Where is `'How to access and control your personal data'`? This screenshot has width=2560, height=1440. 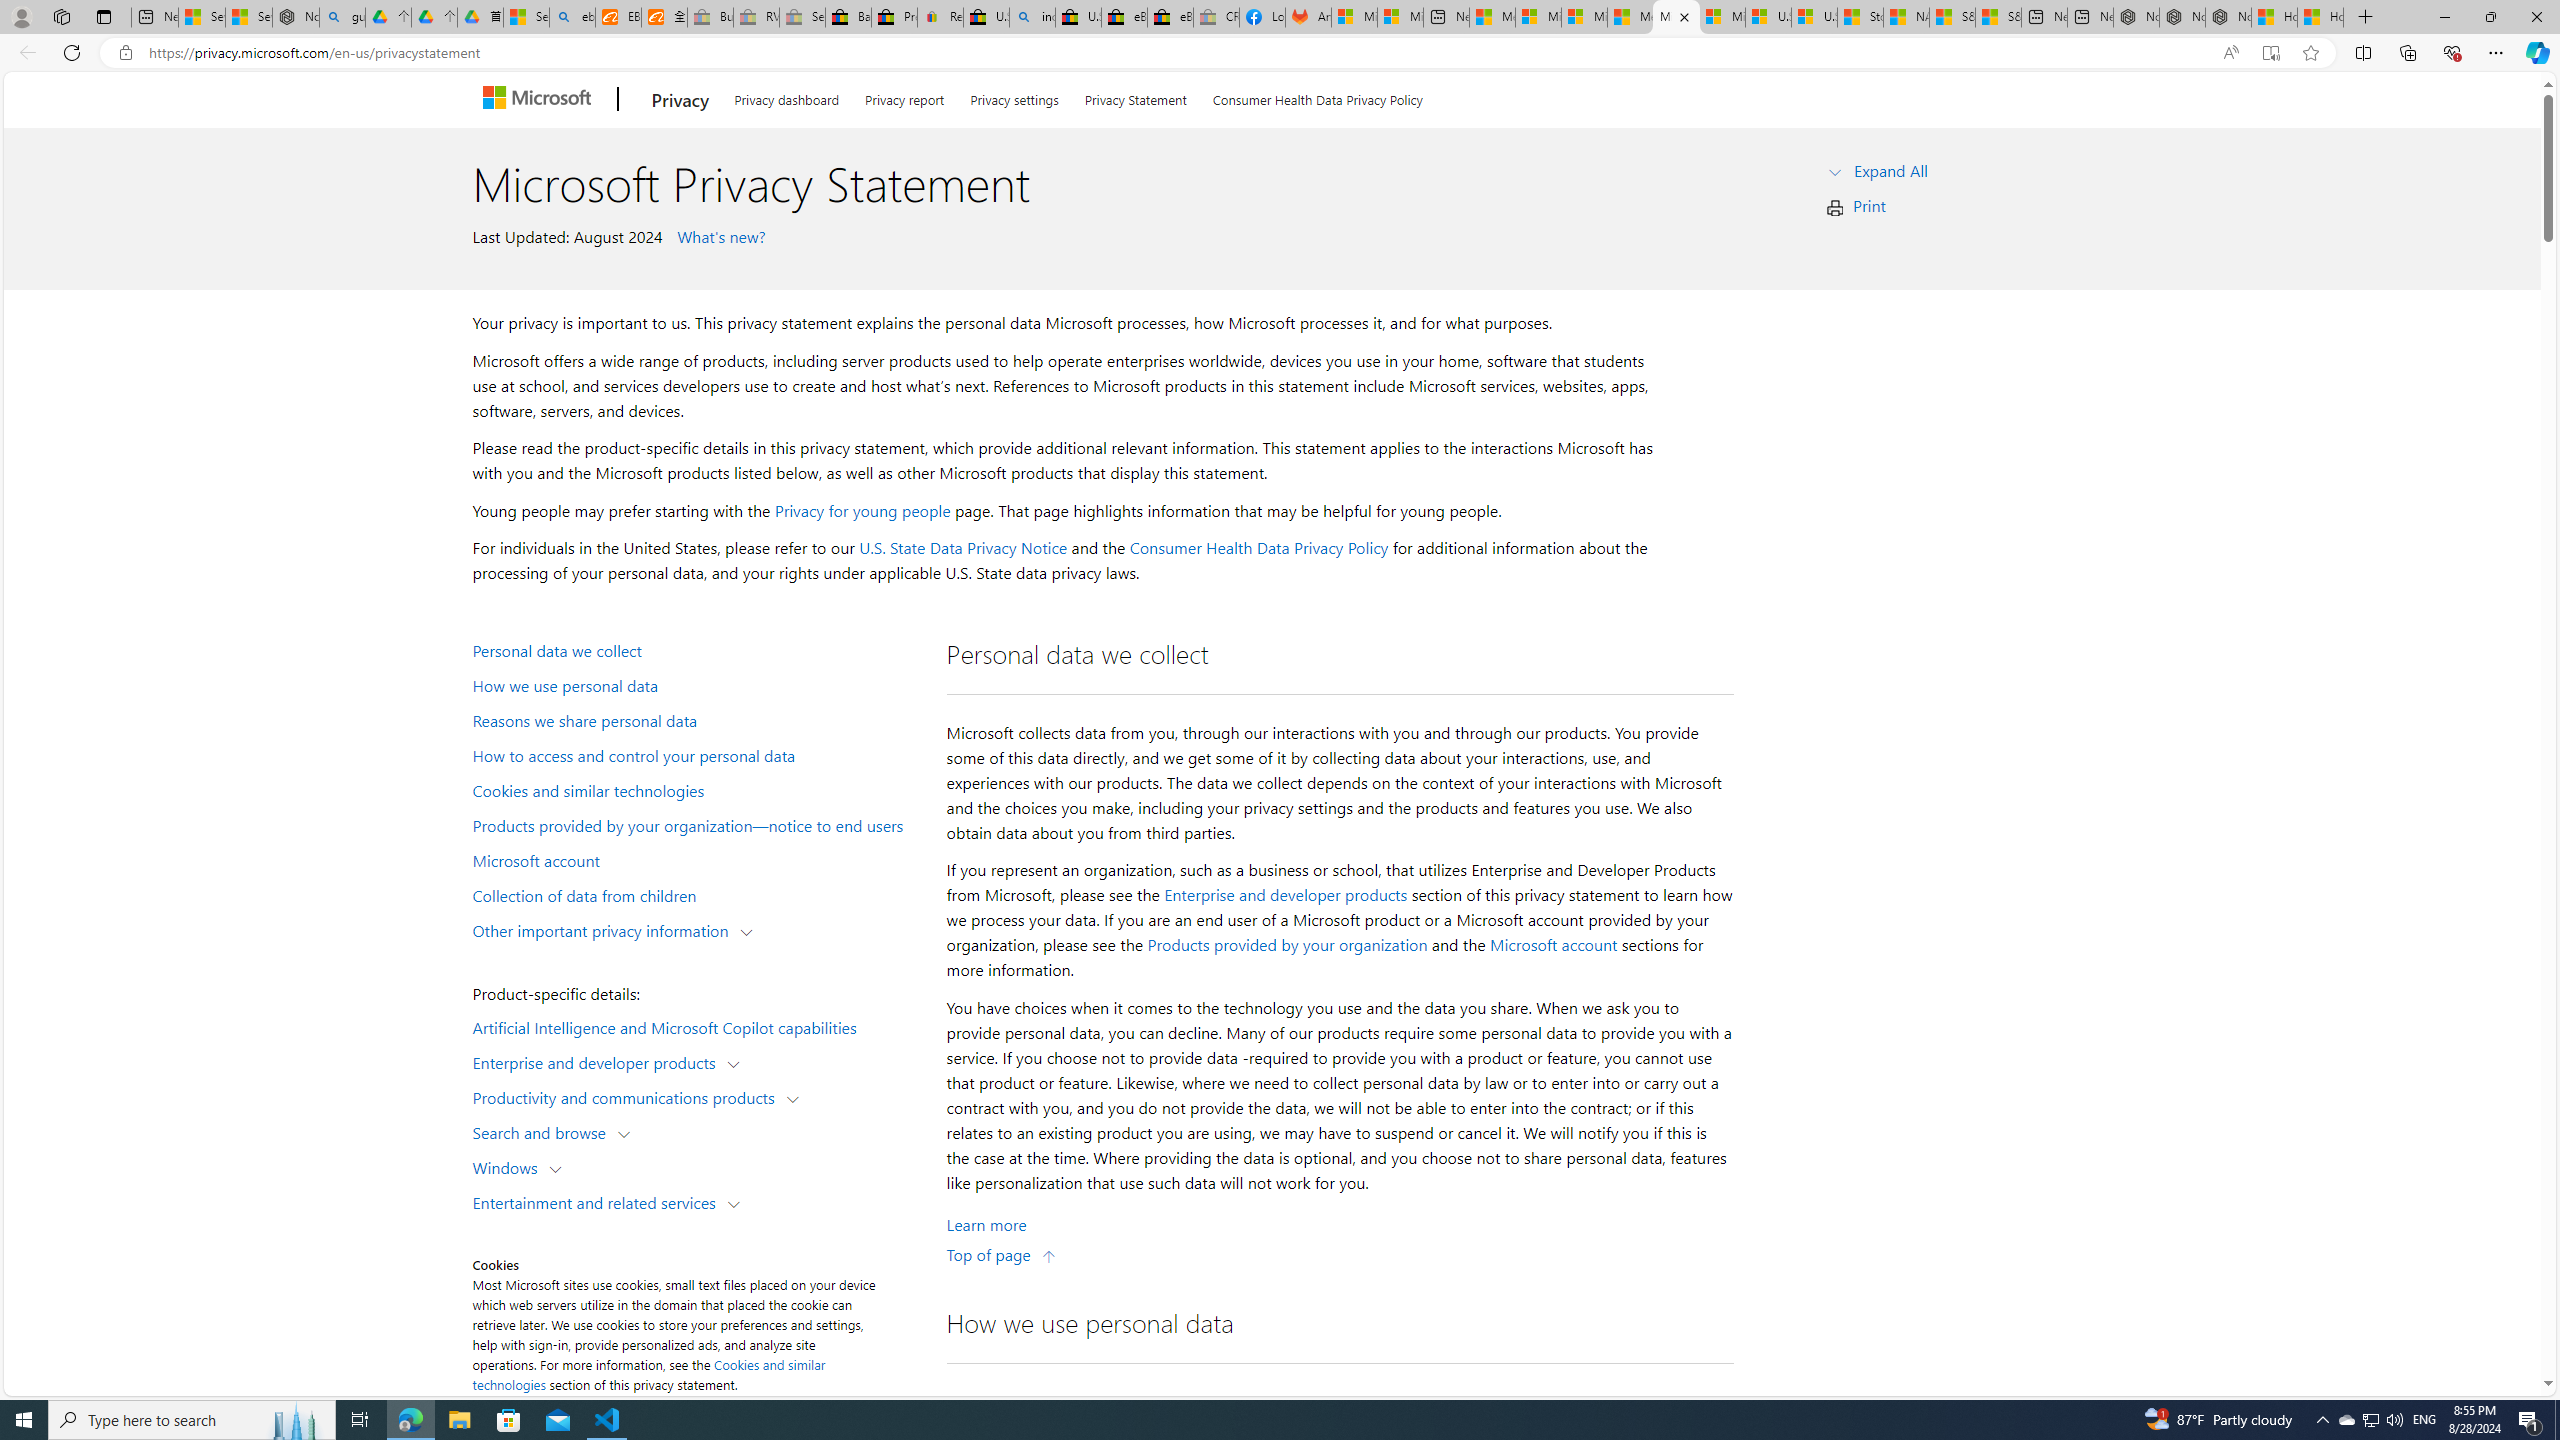 'How to access and control your personal data' is located at coordinates (696, 754).